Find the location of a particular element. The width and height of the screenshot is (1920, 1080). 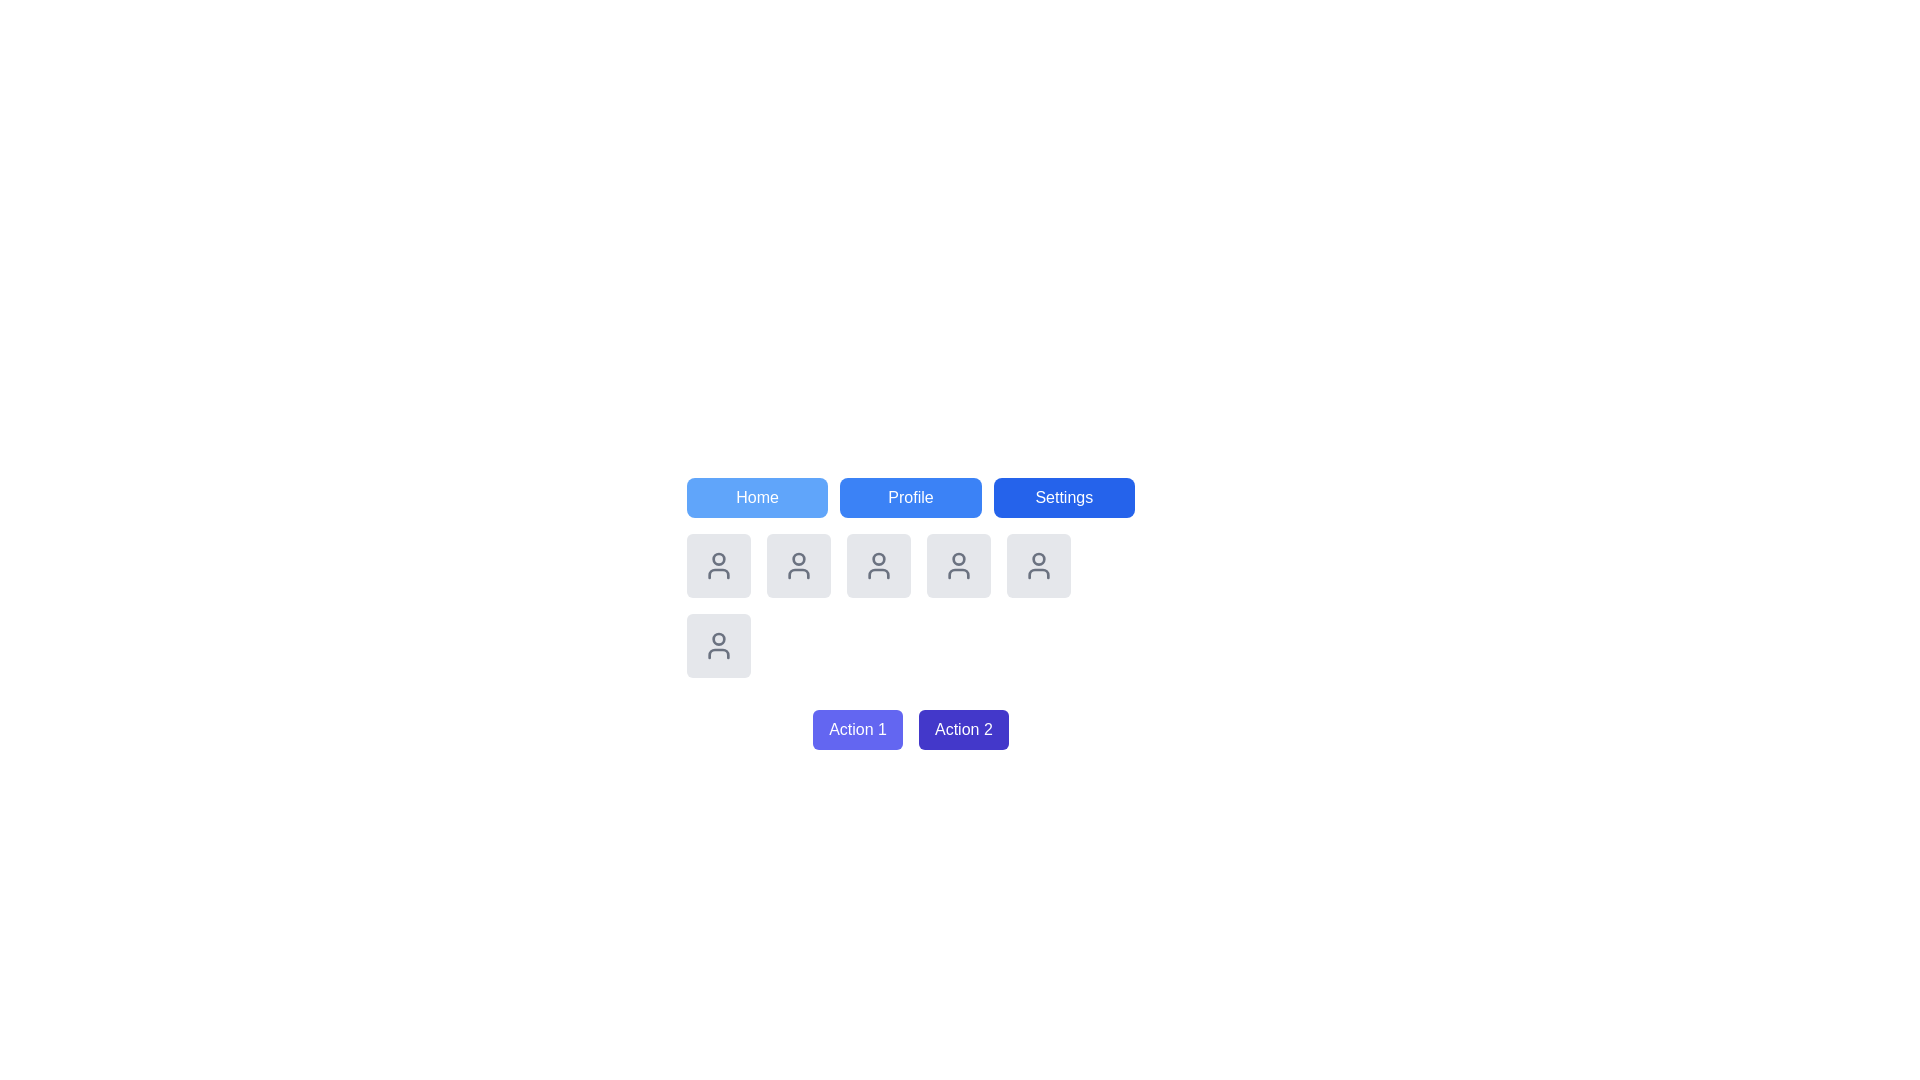

the user profile icon, which is a circular silhouette of a head and shoulders, located in the last column of the second row of user icons below the navigation bar is located at coordinates (1038, 566).